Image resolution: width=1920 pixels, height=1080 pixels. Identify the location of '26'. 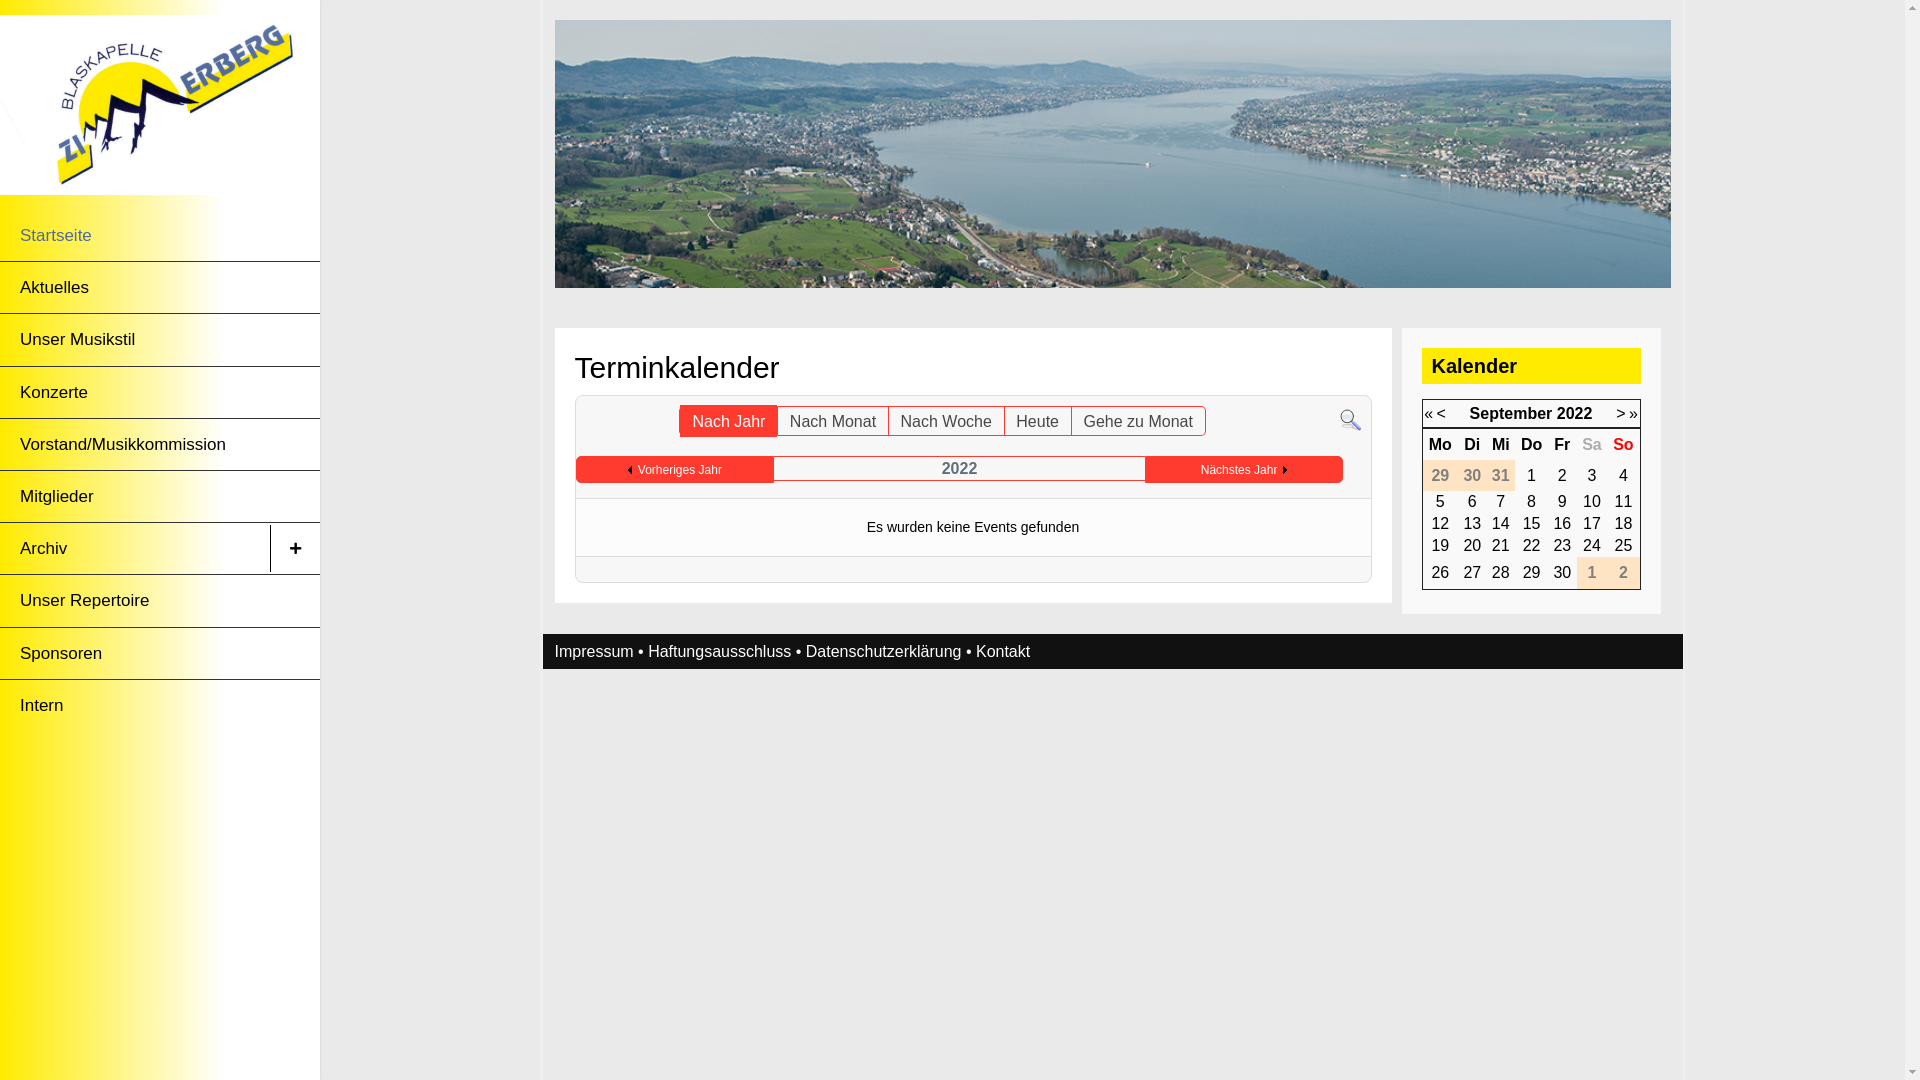
(1440, 572).